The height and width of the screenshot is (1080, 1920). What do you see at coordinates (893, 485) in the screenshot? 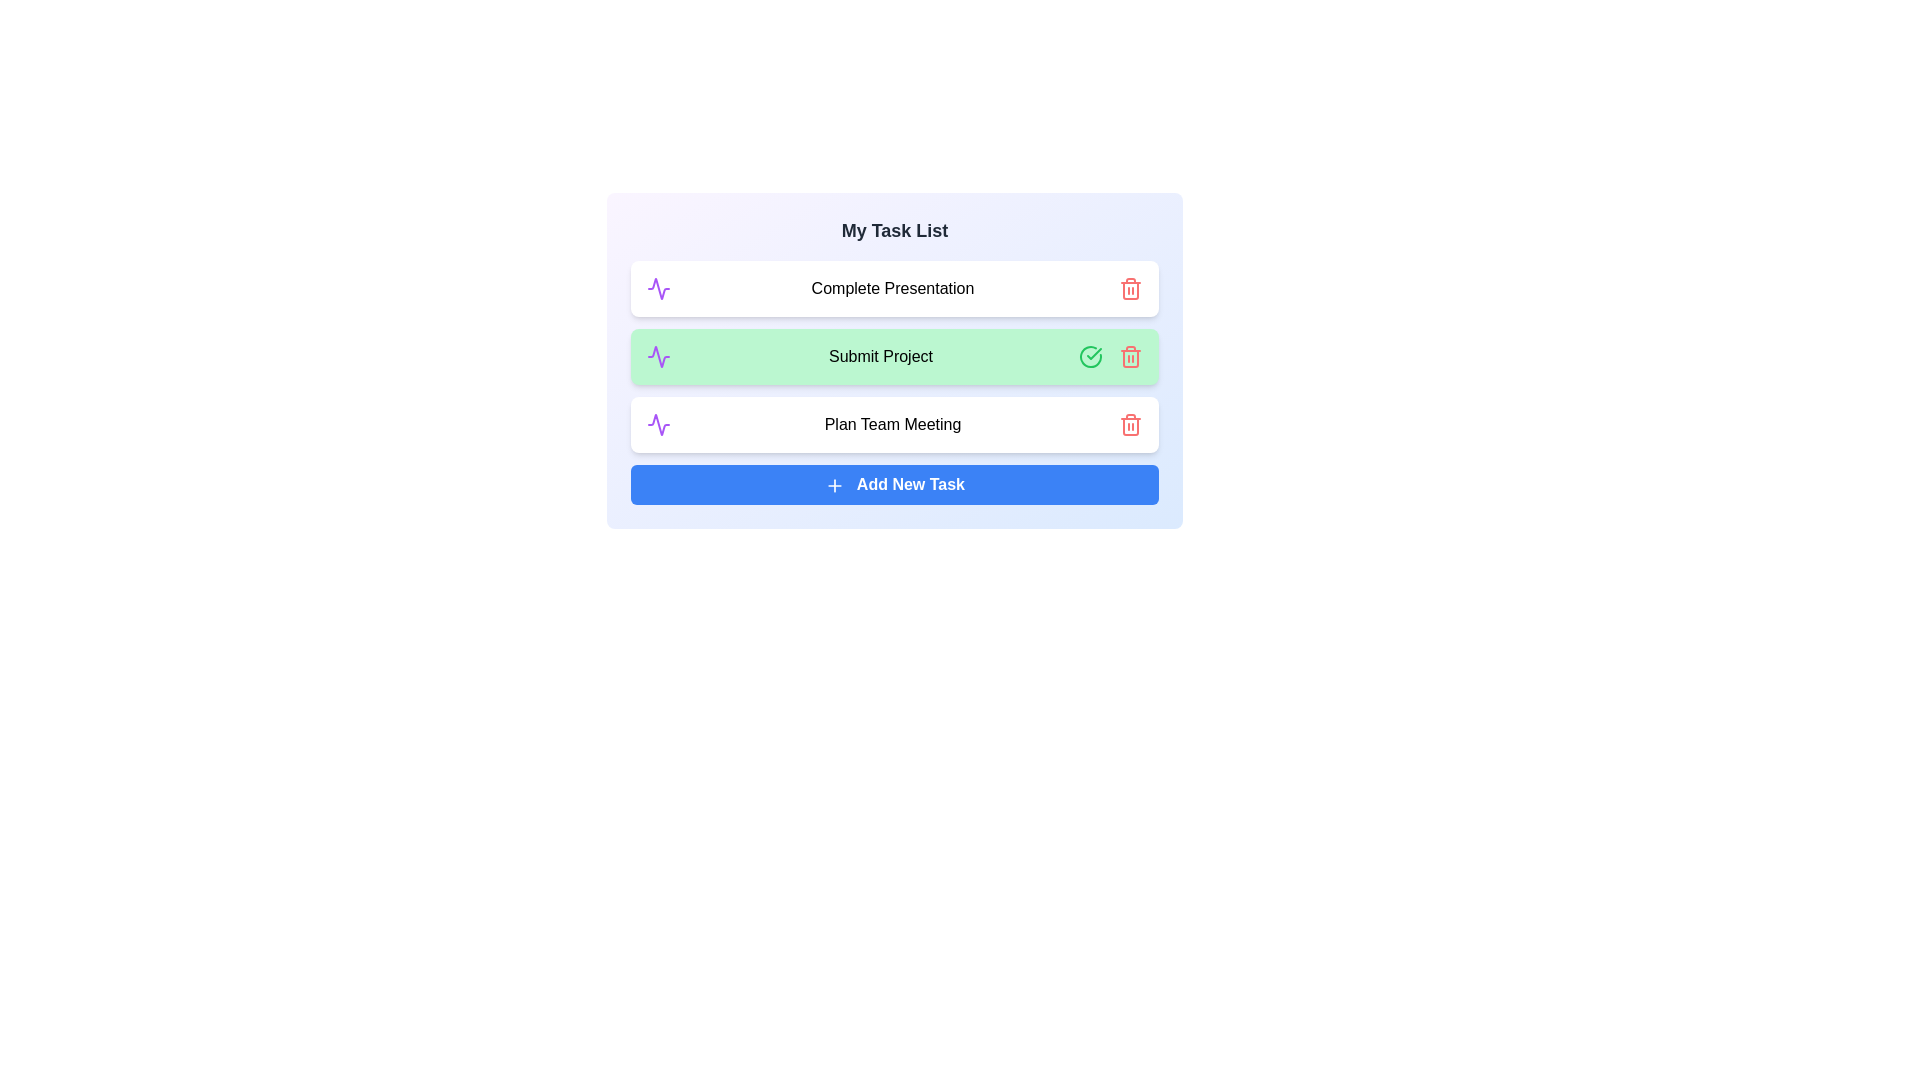
I see `the 'Add New Task' button to add a new task to the list` at bounding box center [893, 485].